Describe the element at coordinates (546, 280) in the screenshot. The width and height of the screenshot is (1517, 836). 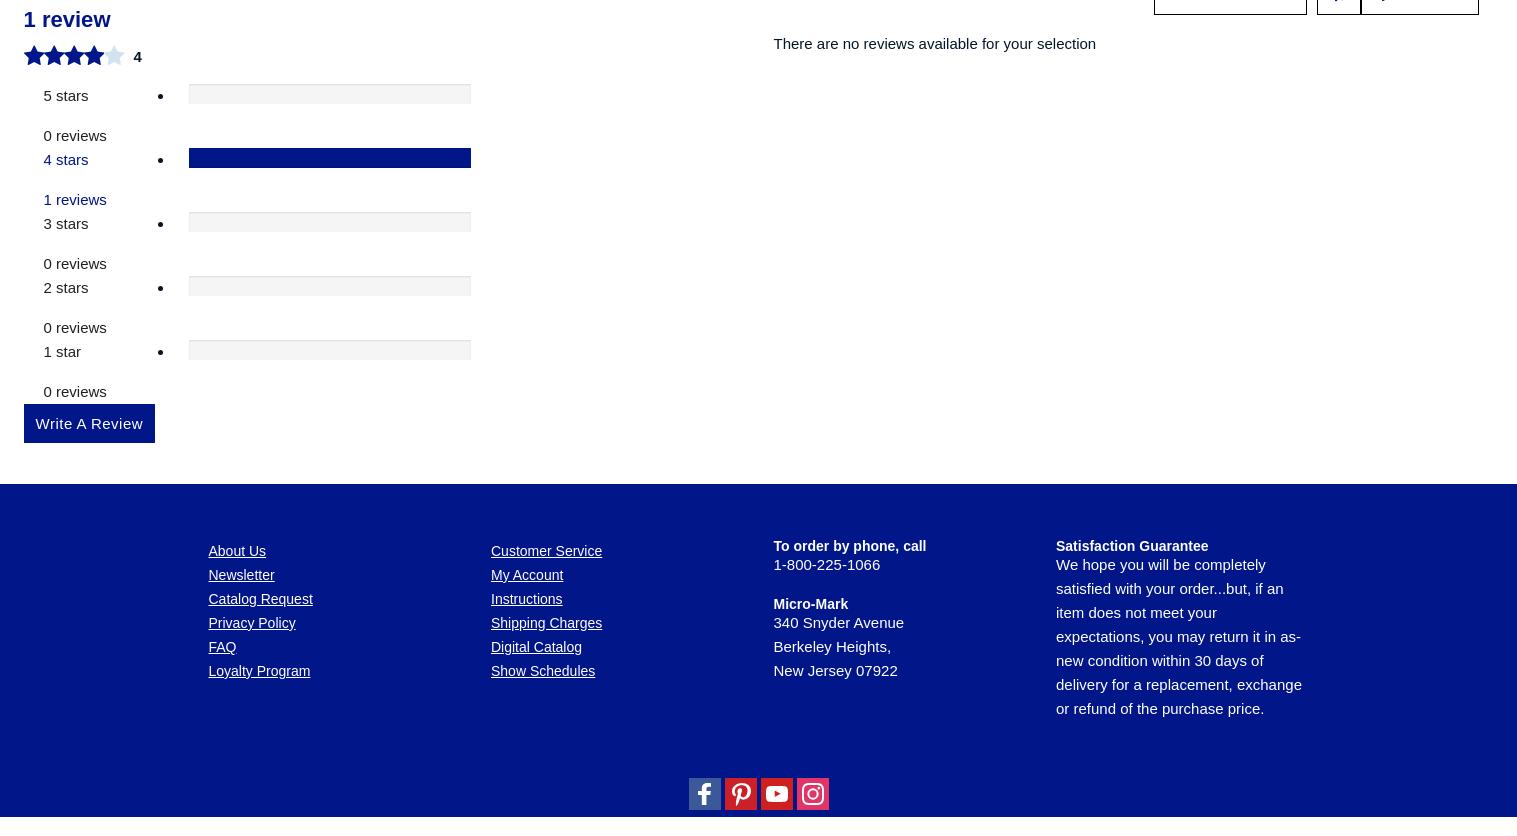
I see `'Shipping Charges'` at that location.